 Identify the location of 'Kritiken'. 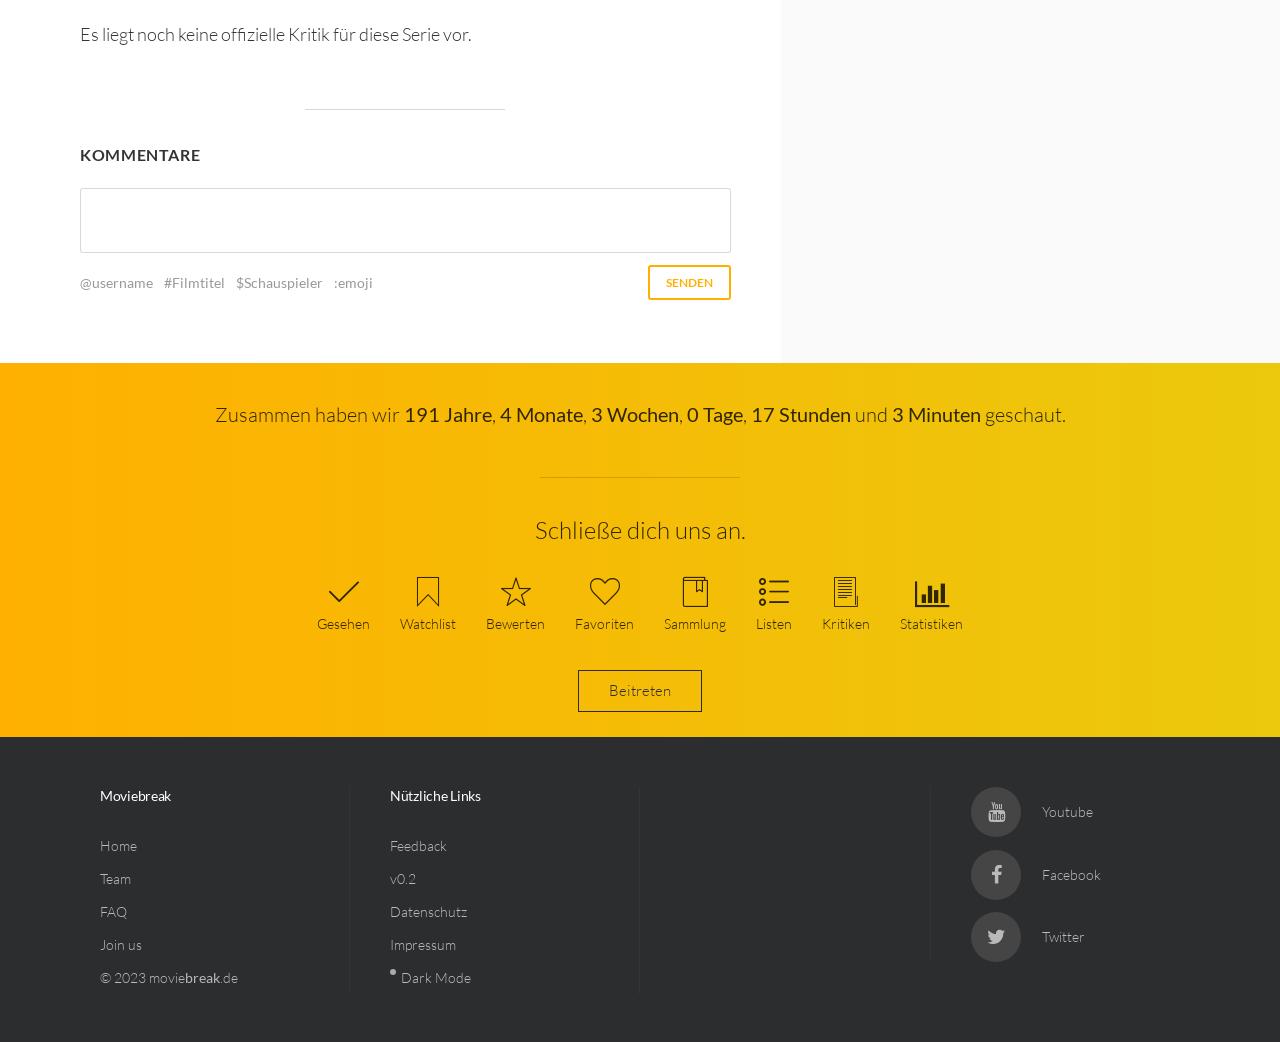
(845, 622).